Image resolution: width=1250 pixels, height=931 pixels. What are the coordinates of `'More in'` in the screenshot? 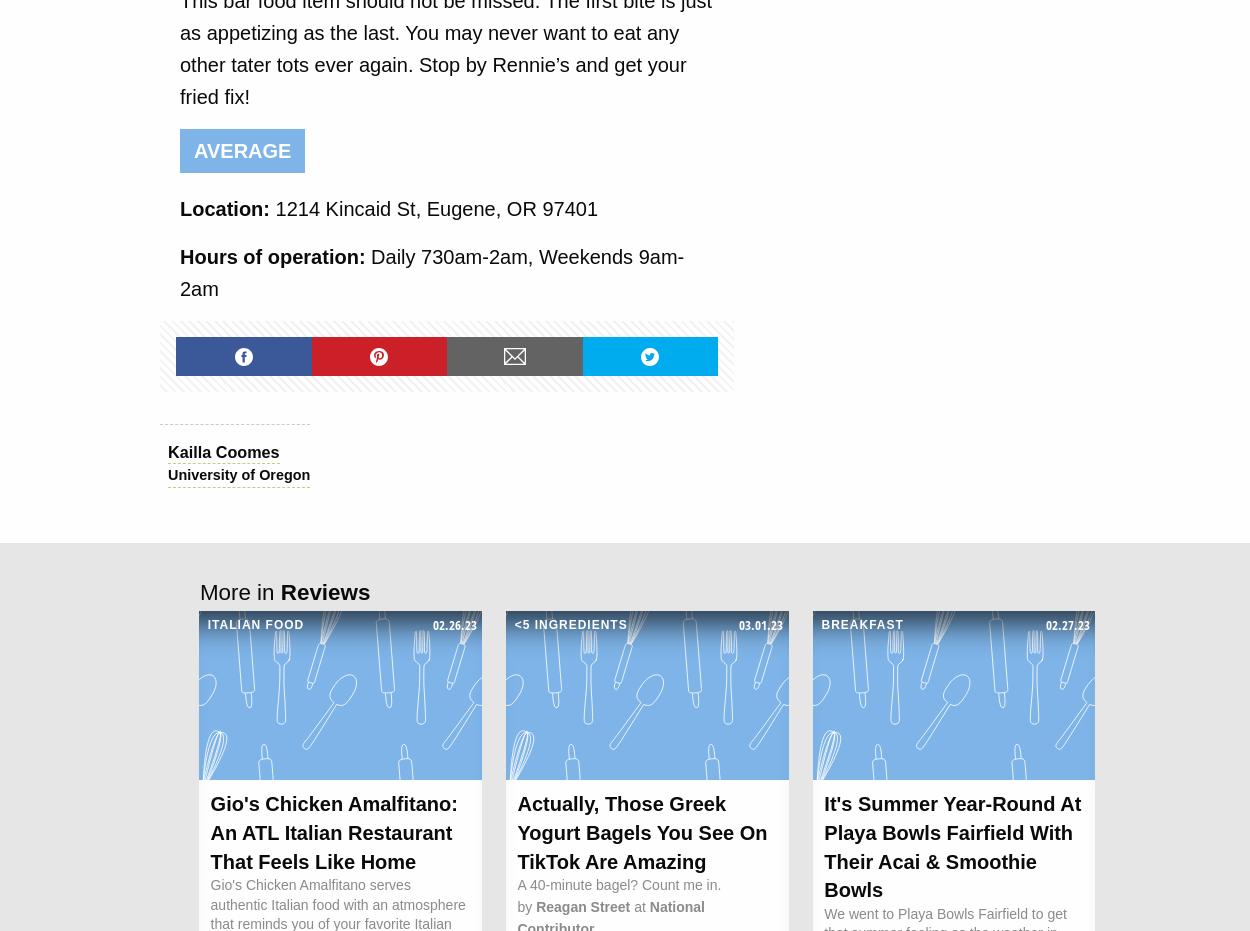 It's located at (198, 591).